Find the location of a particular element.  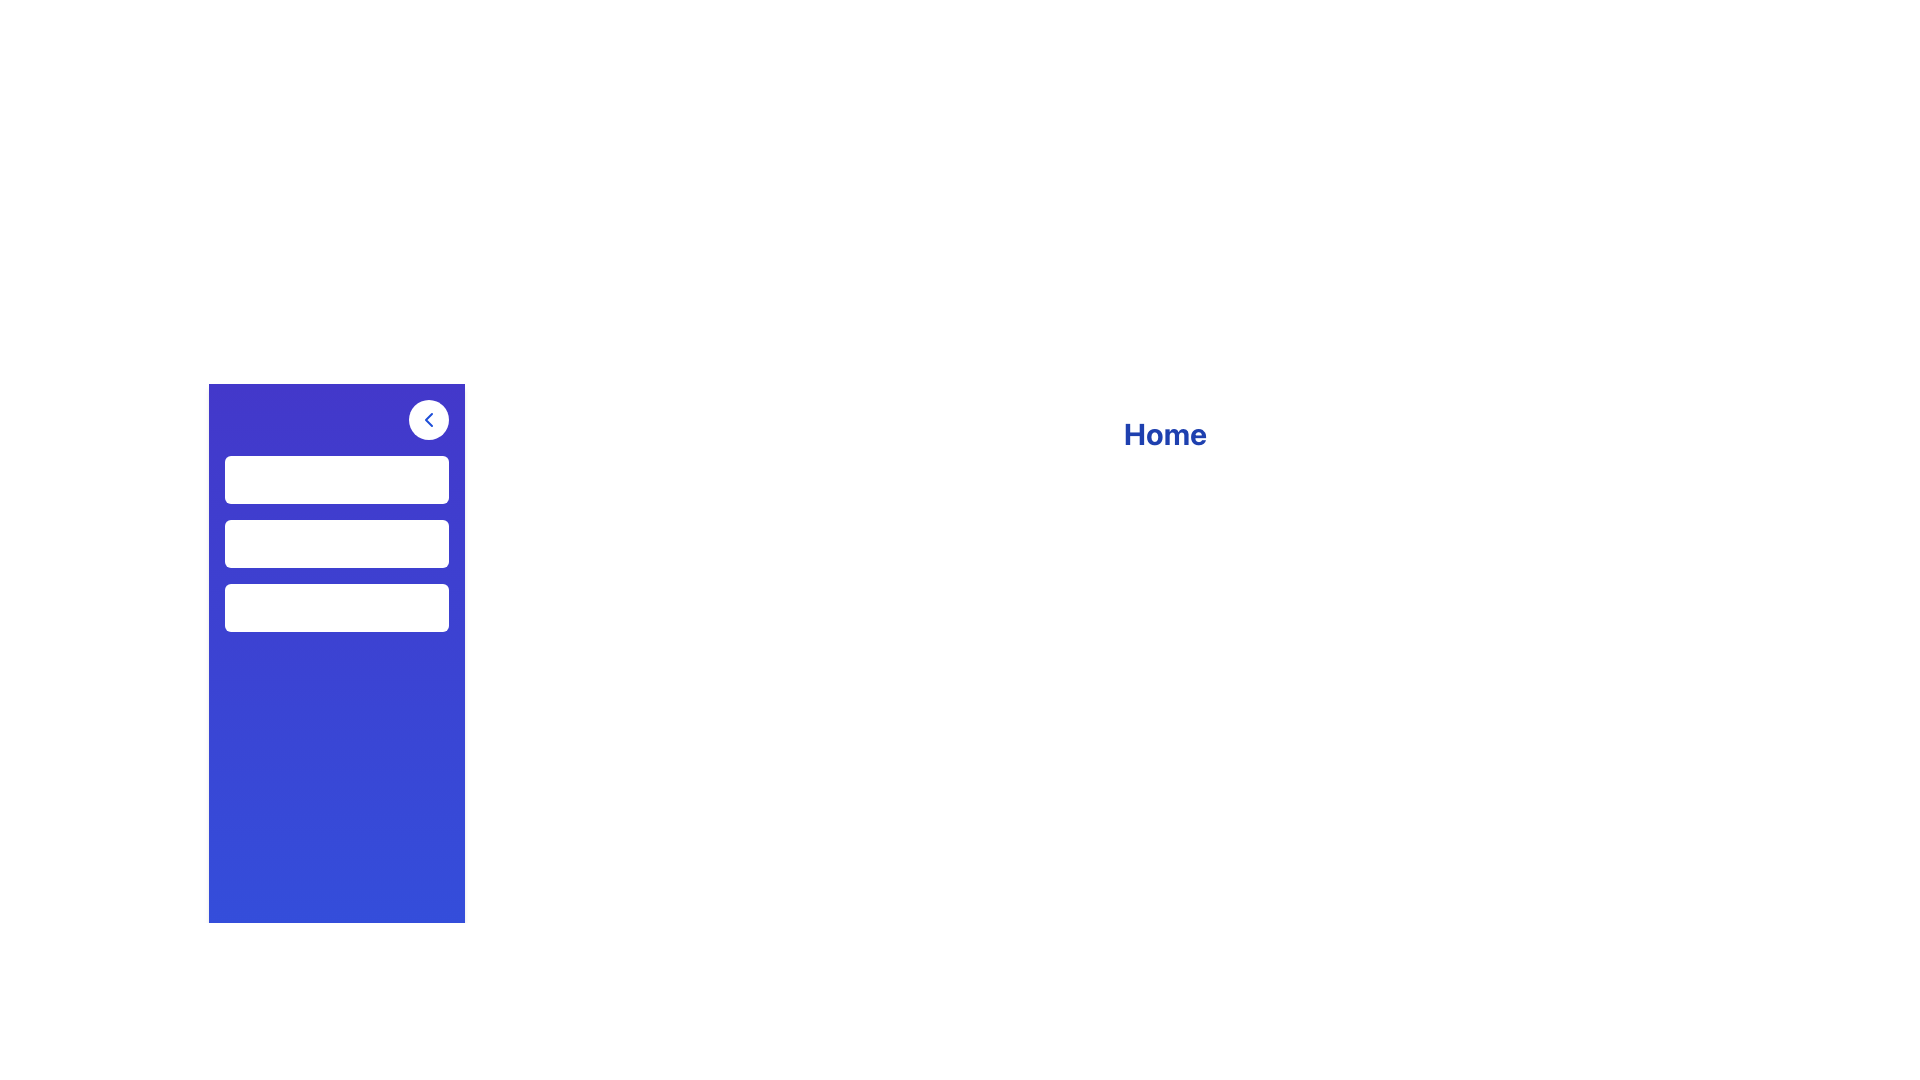

the navigation button located as the third item in the vertical sidebar list, positioned below 'Home' and 'Contact', for keyboard navigation is located at coordinates (336, 607).